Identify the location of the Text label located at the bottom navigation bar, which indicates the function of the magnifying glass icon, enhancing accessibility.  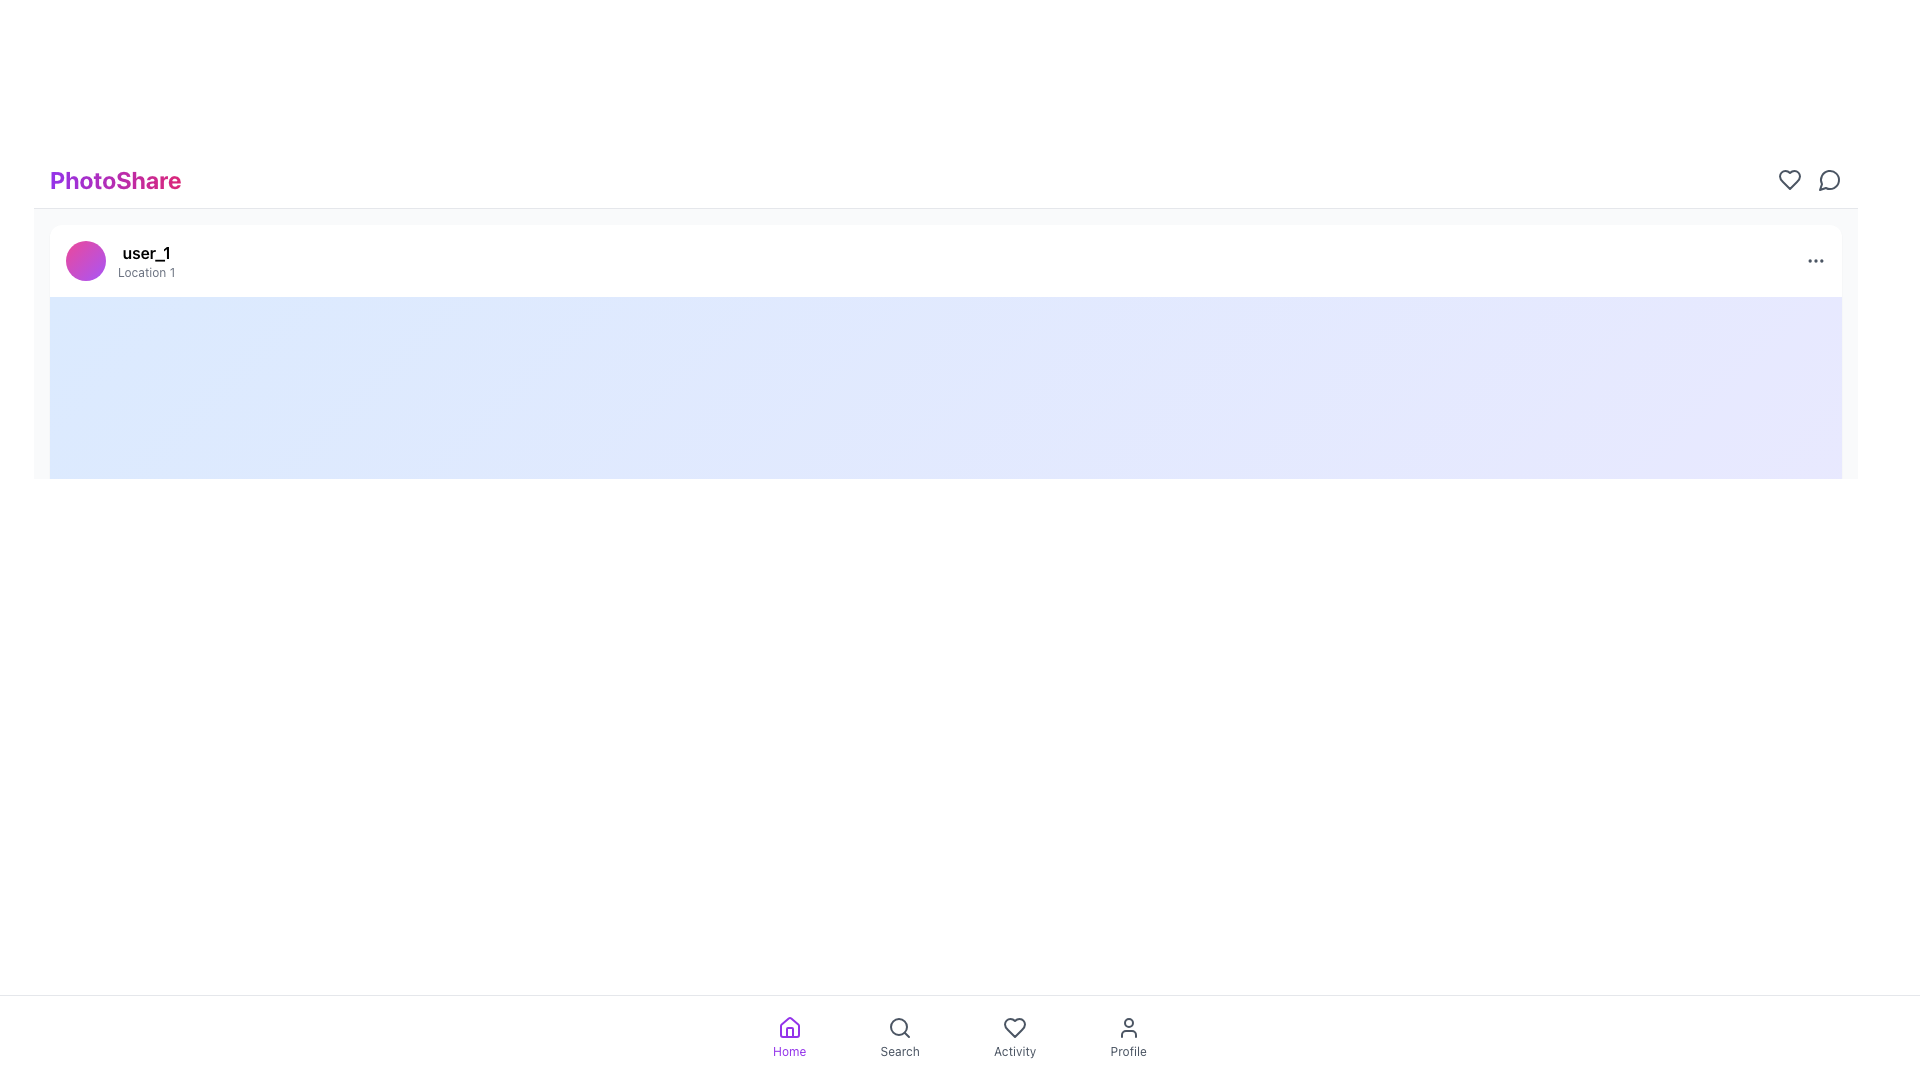
(899, 1051).